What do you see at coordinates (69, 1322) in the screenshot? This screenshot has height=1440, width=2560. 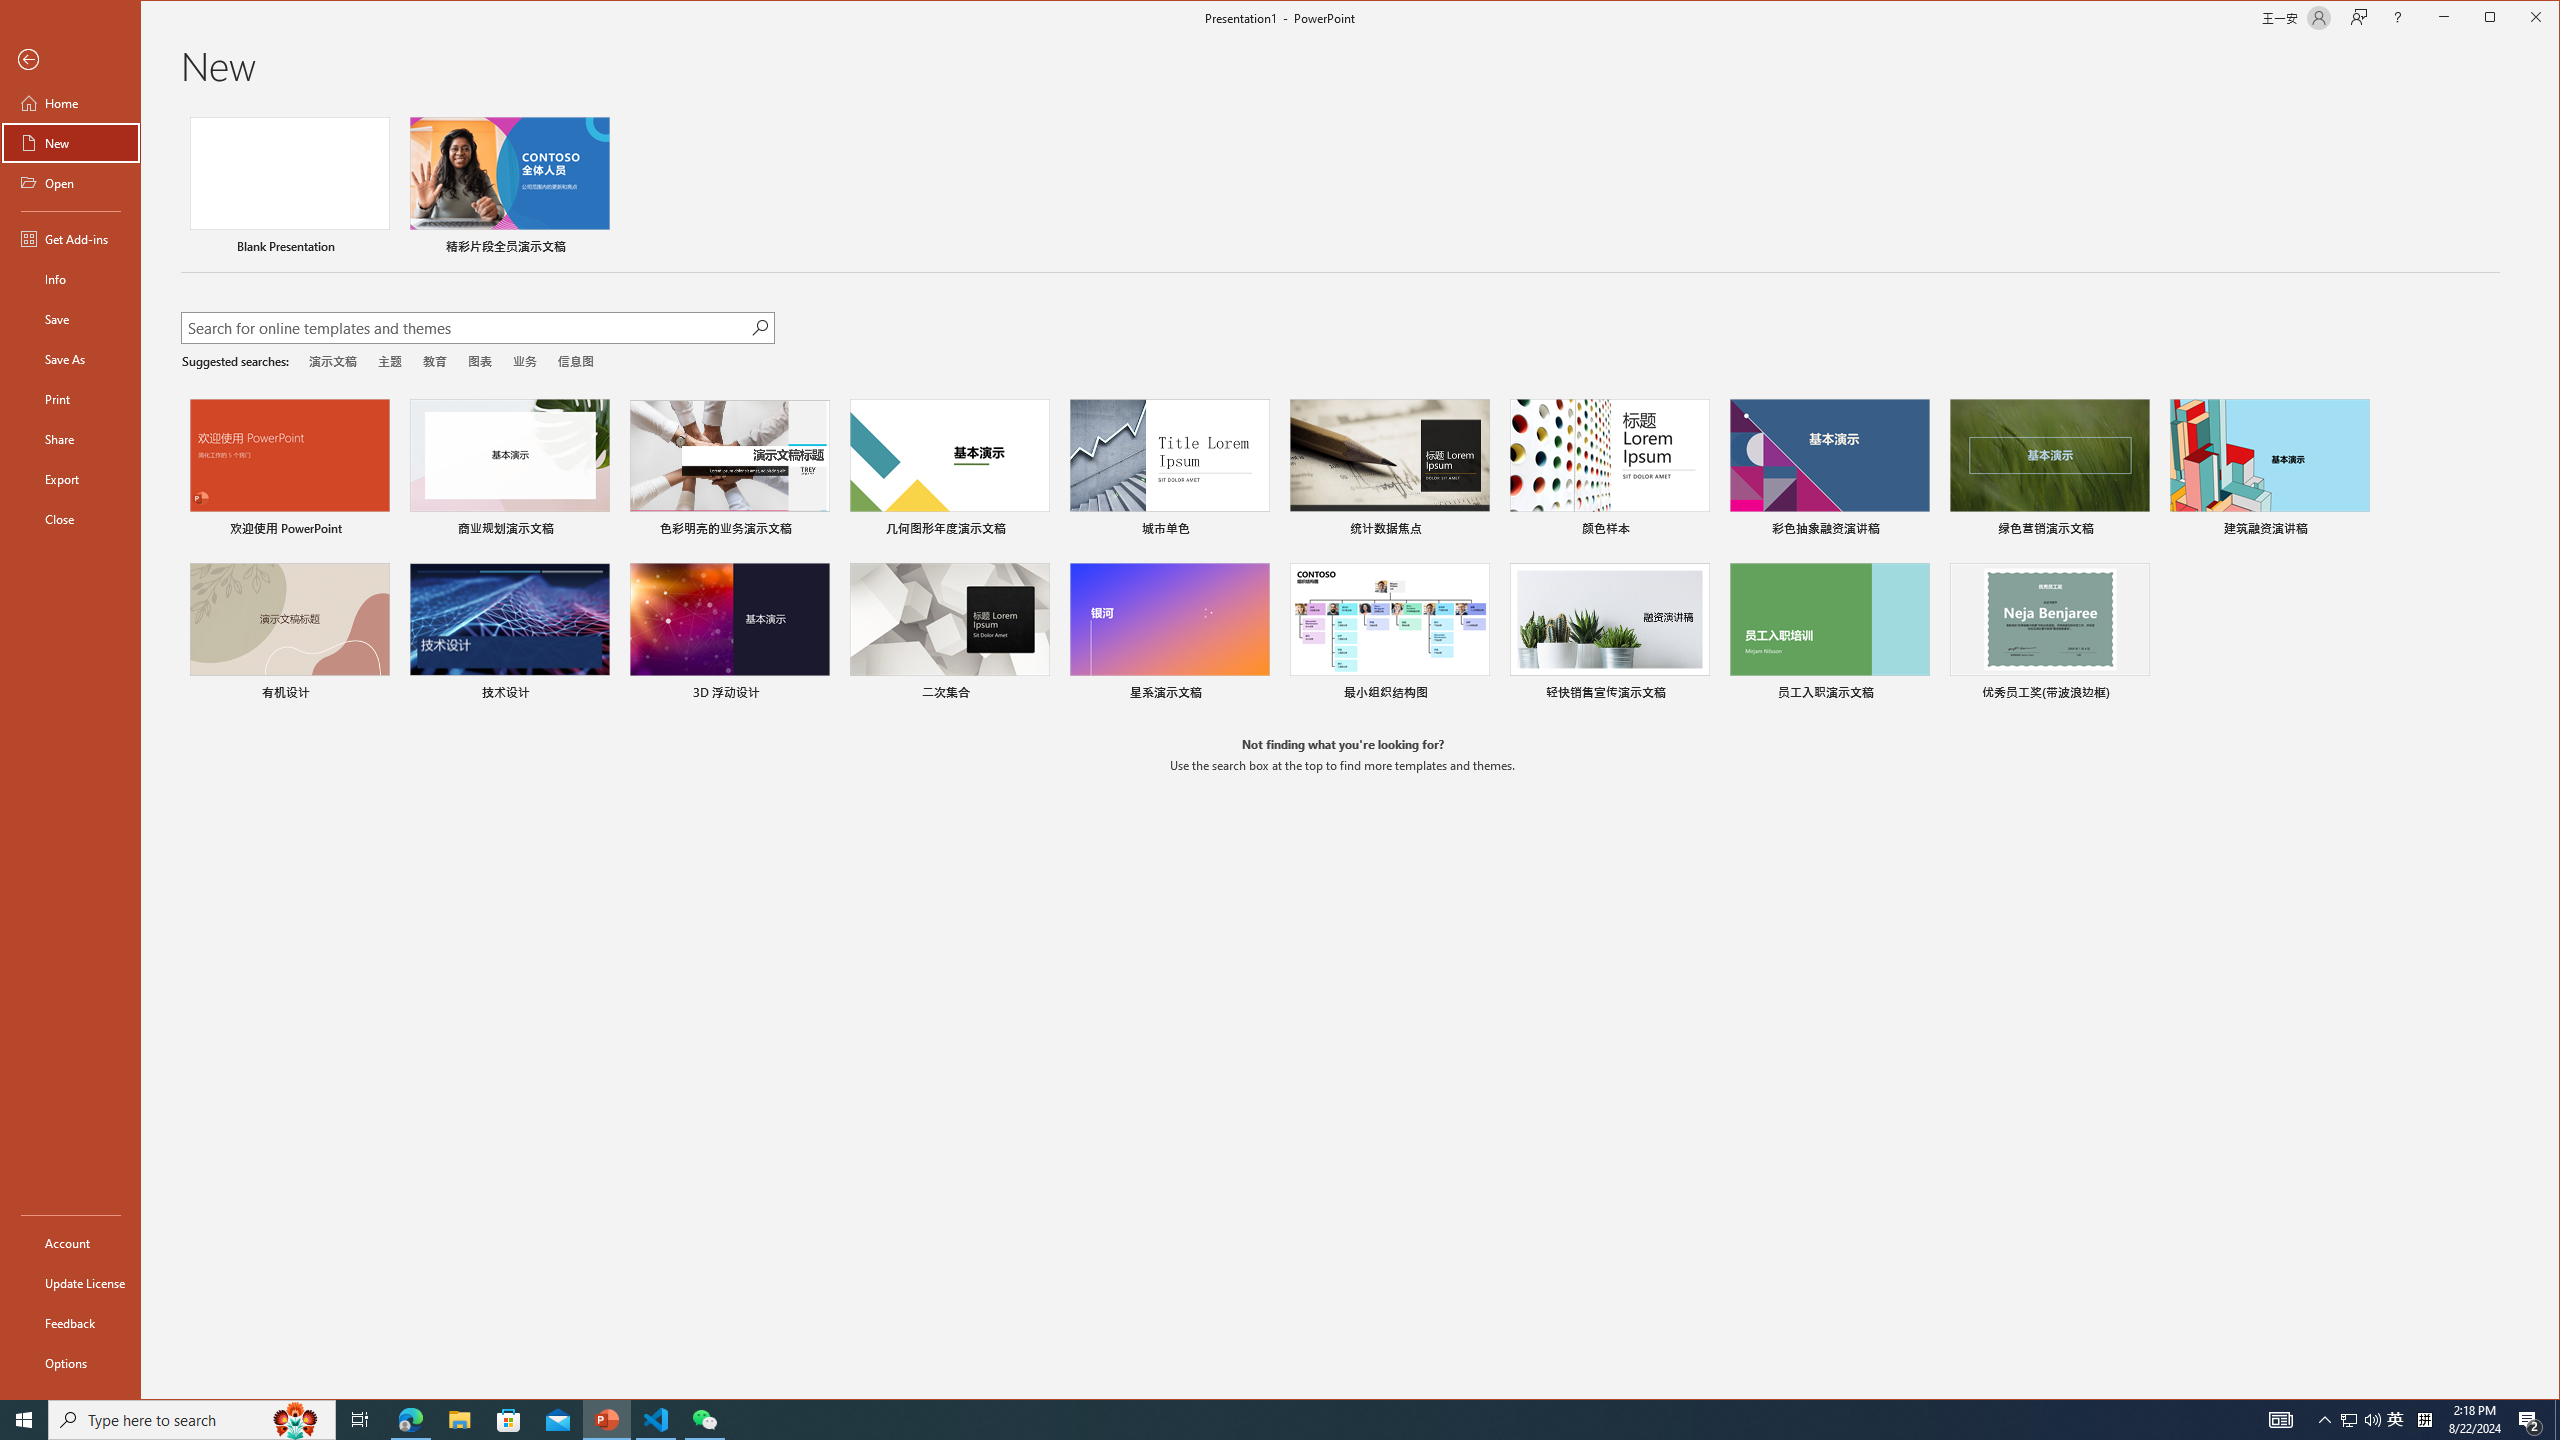 I see `'Feedback'` at bounding box center [69, 1322].